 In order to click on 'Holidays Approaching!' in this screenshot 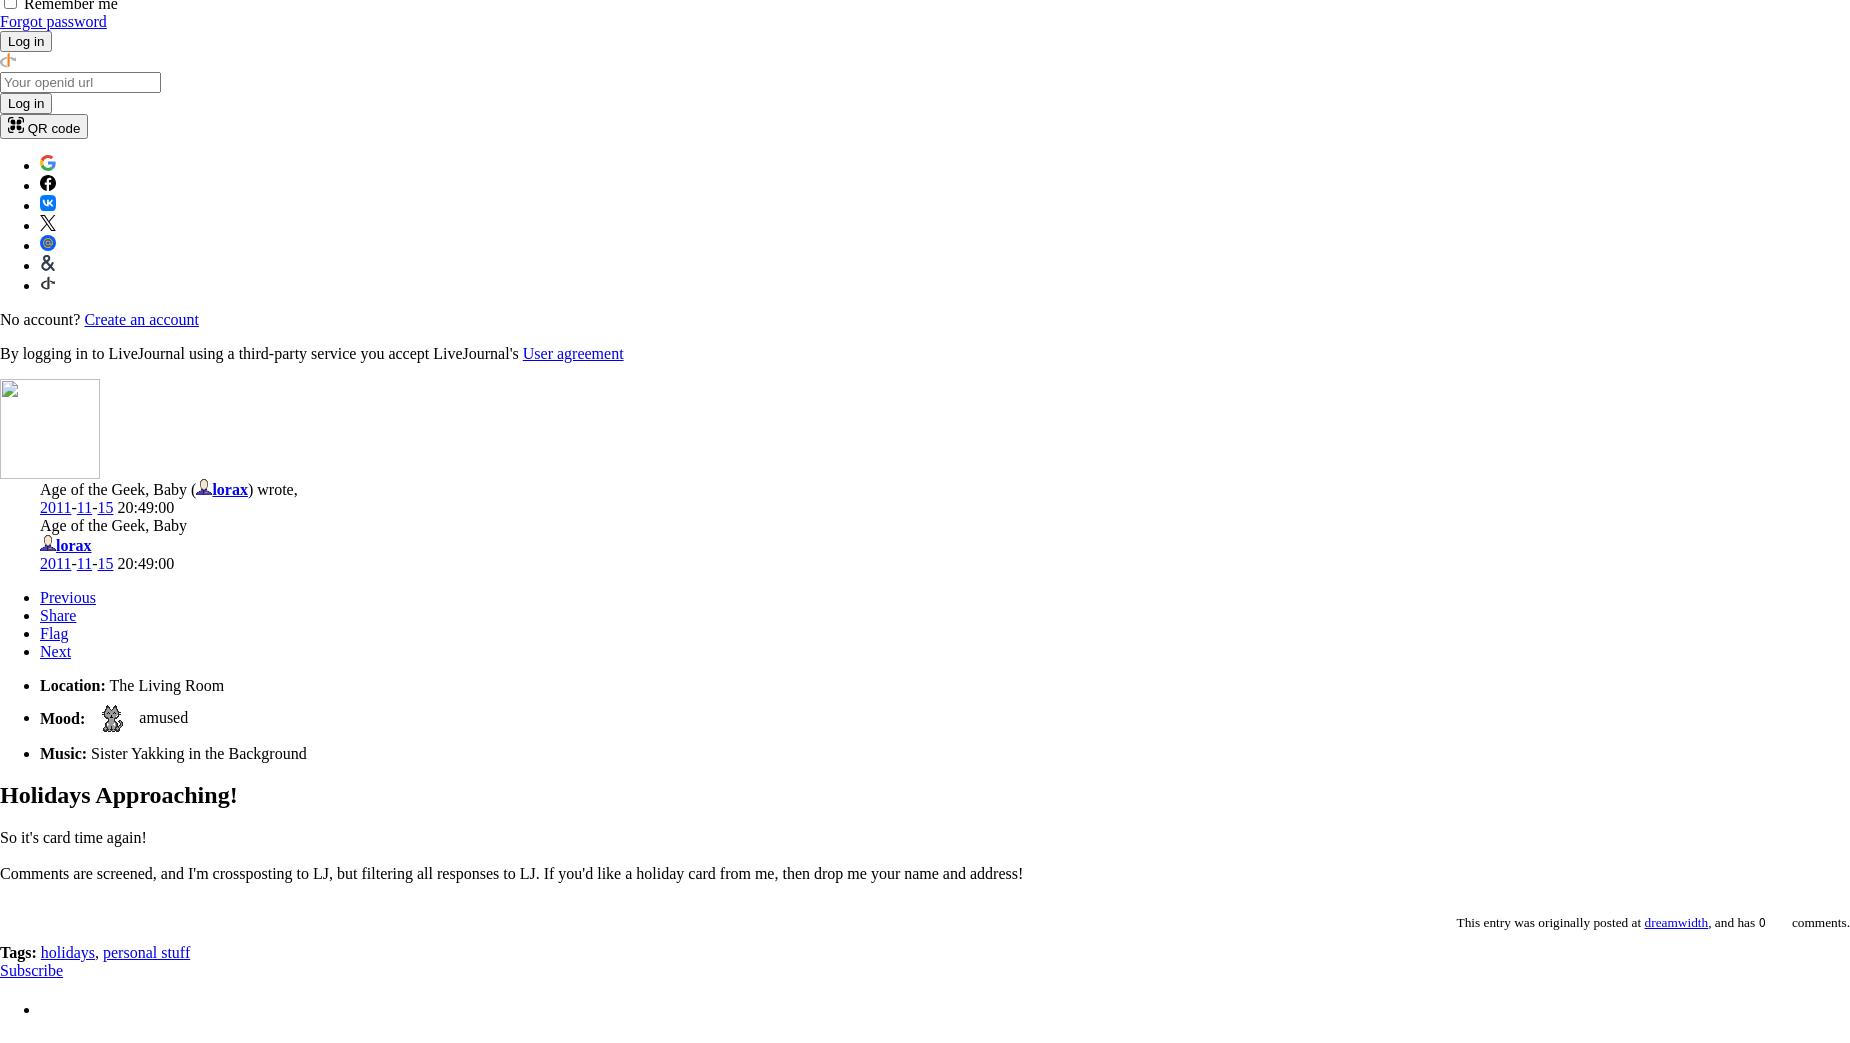, I will do `click(117, 793)`.